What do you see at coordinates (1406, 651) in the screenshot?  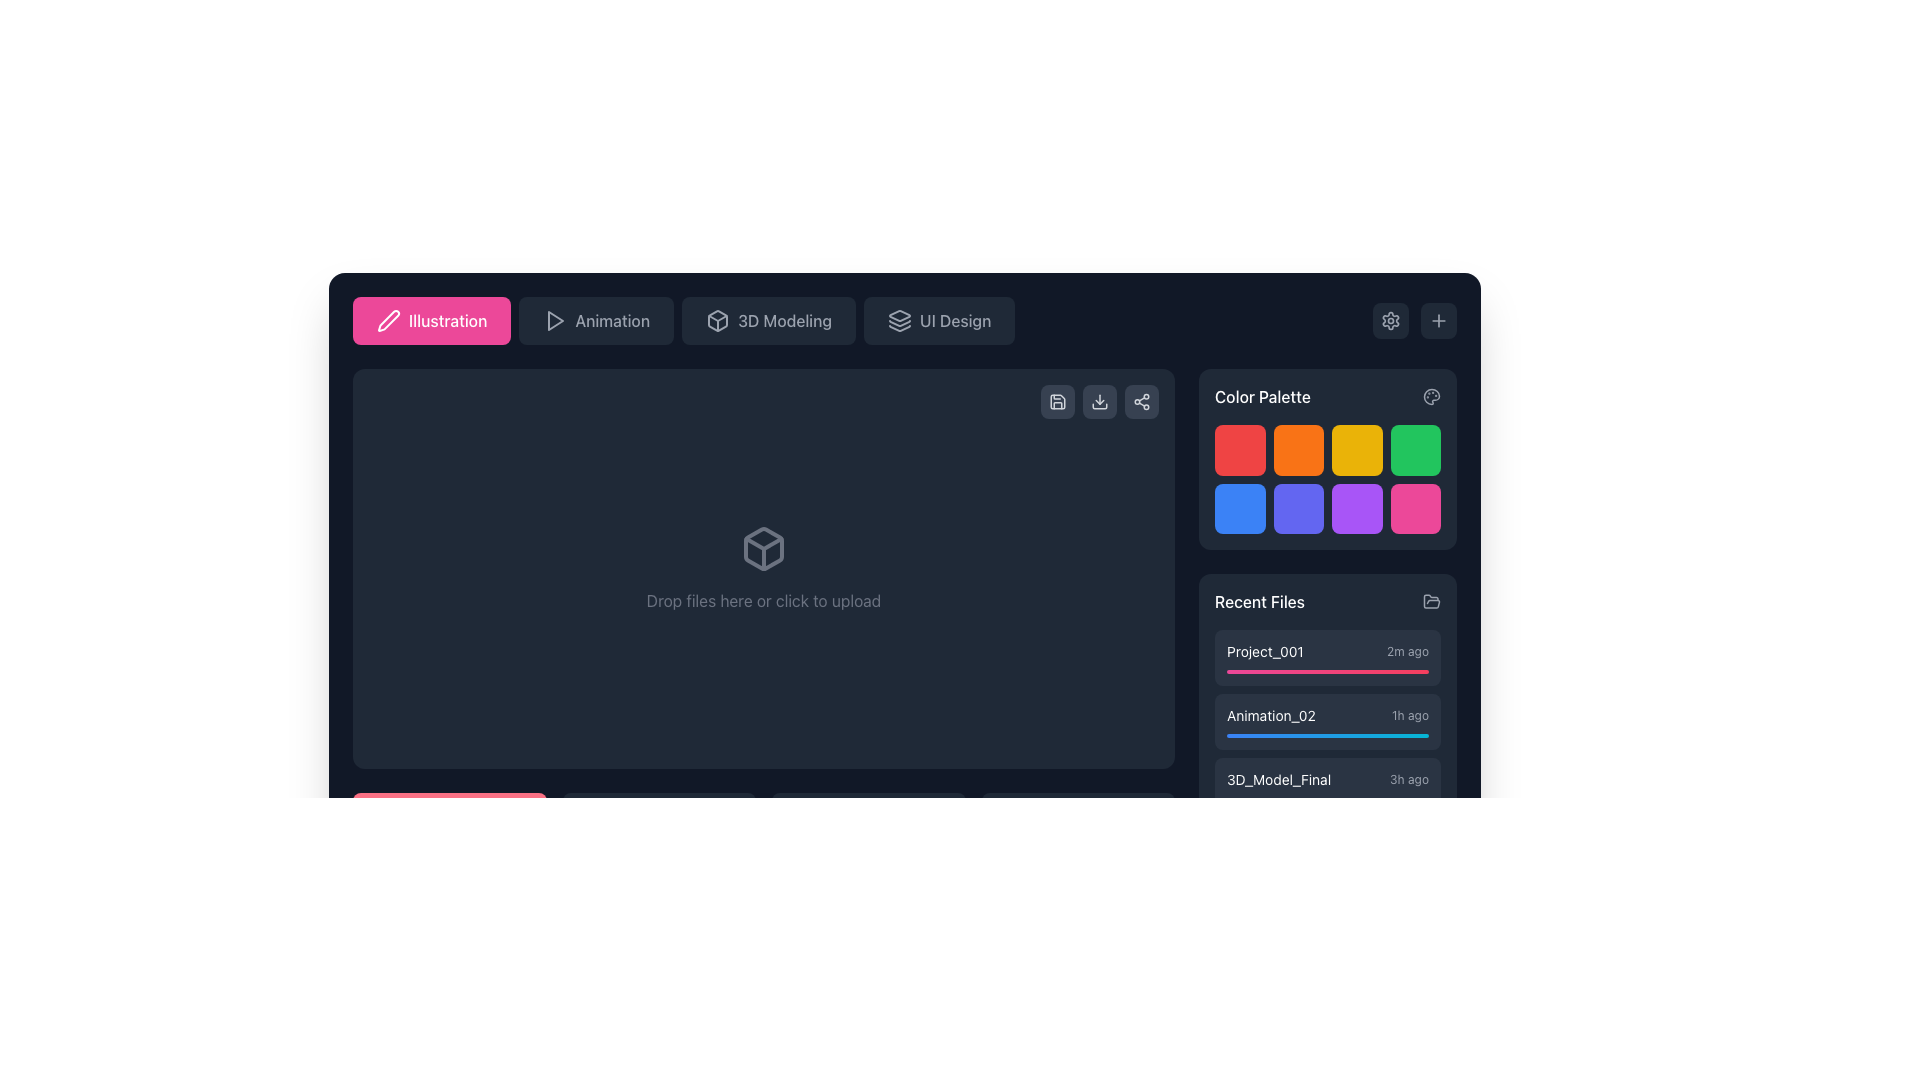 I see `the timestamp text label indicating '2 minutes ago' for the first item 'Project_001' in the 'Recent Files' list located on the right-hand side of the interface` at bounding box center [1406, 651].